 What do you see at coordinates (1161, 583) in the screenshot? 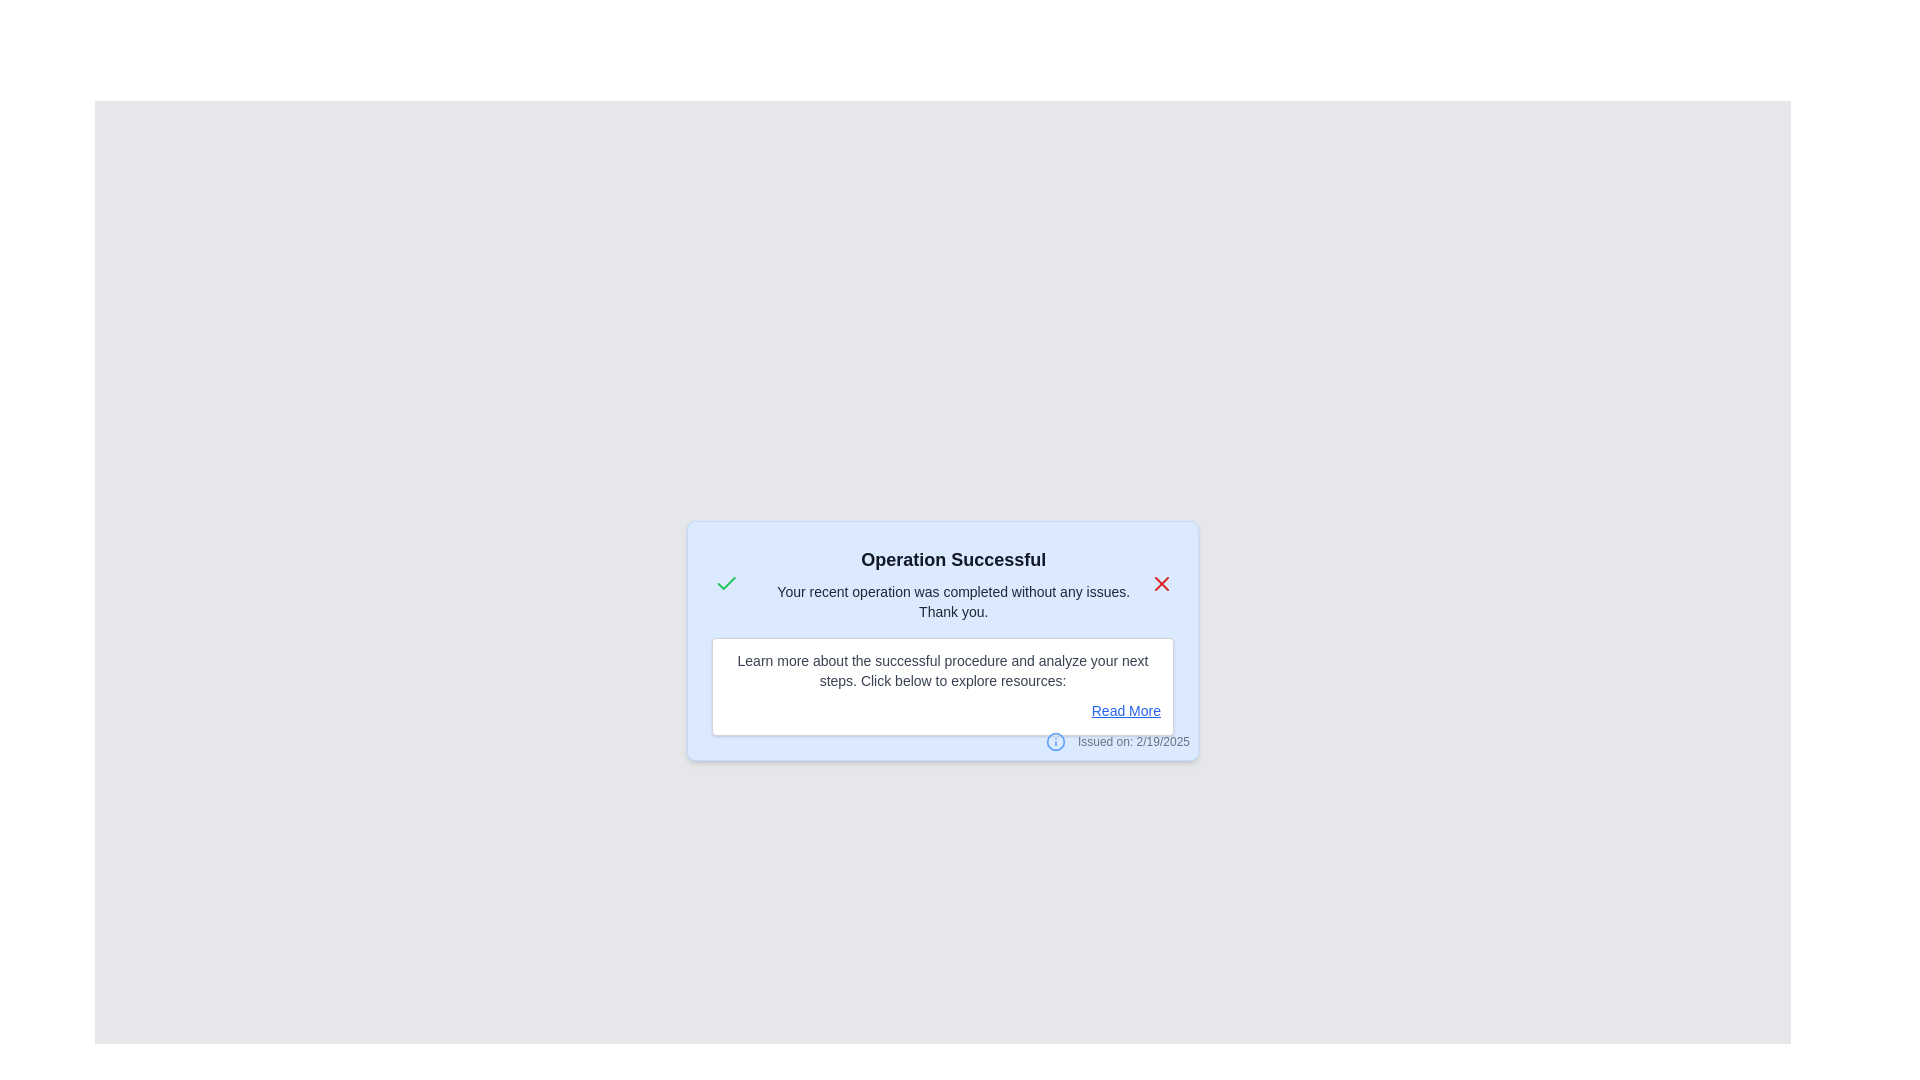
I see `close button to dismiss the alert` at bounding box center [1161, 583].